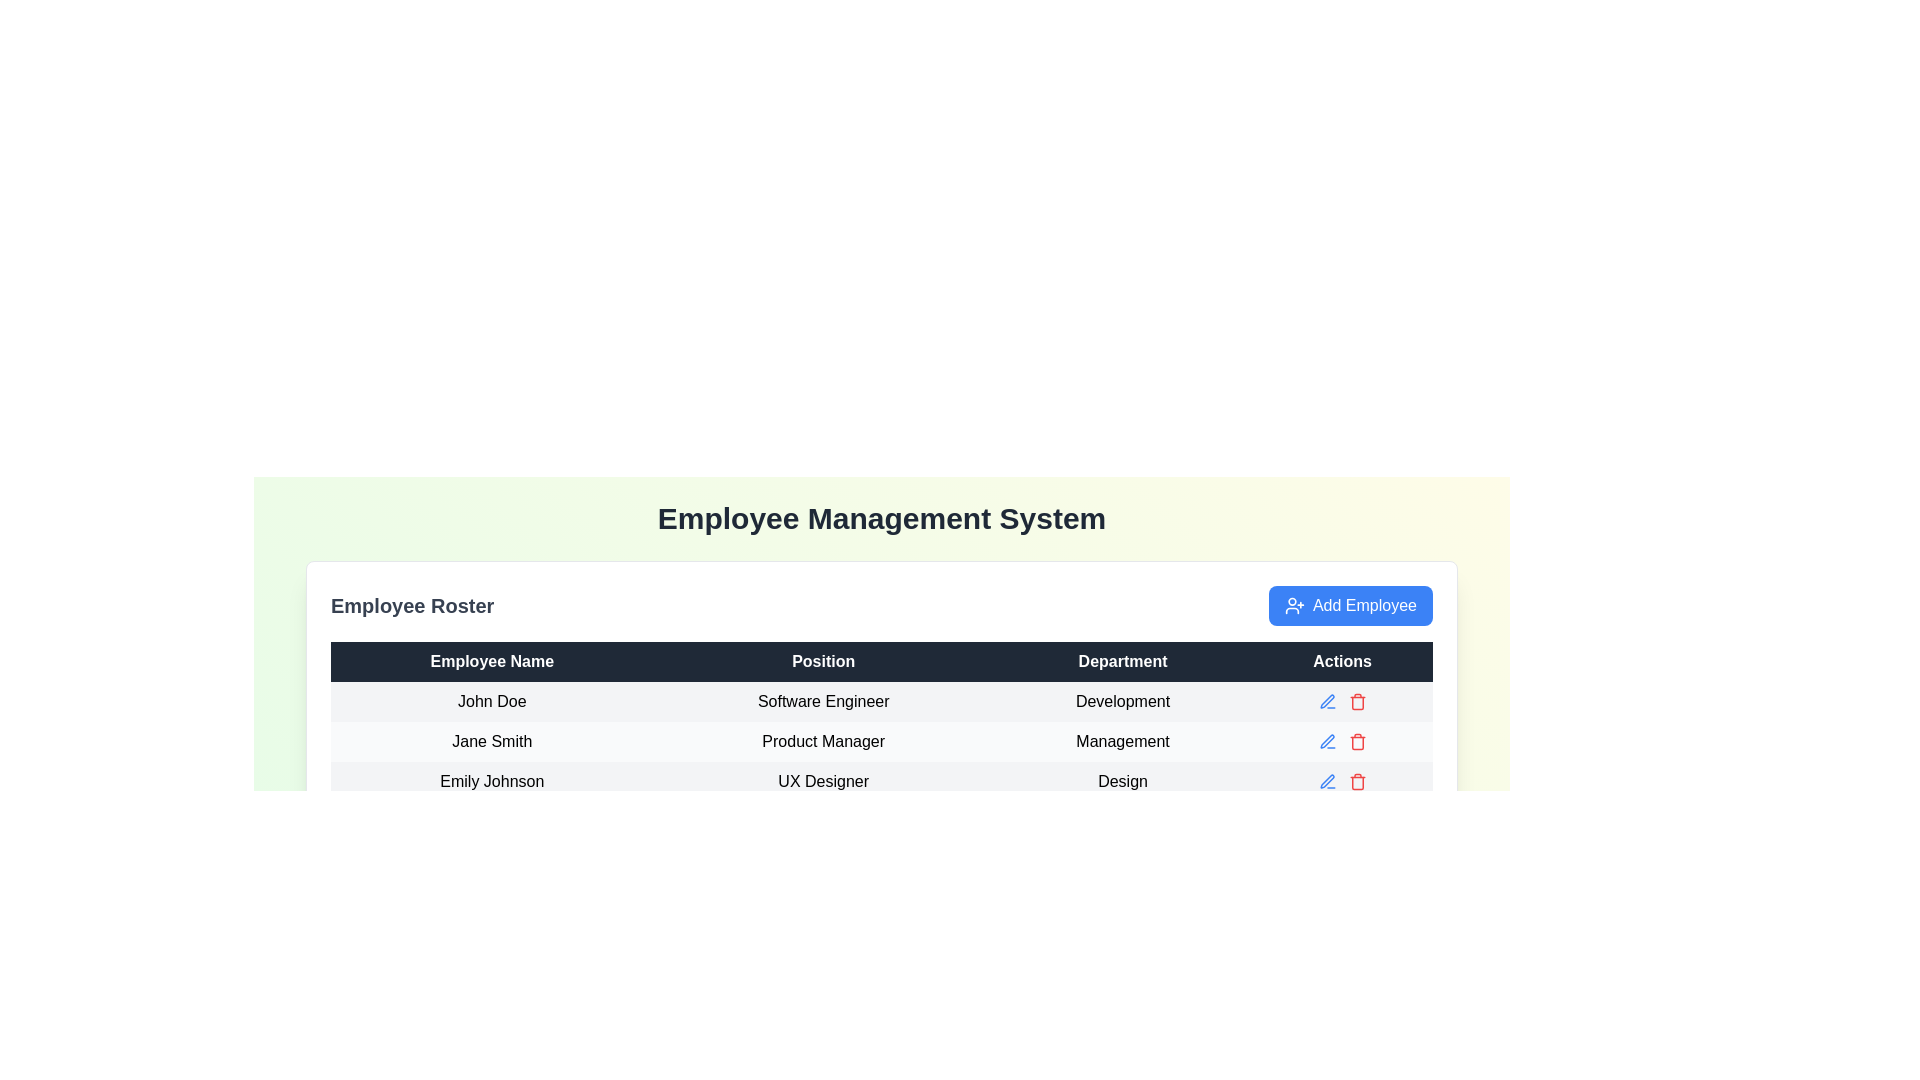  I want to click on the bold text label at the top center of the interface, which serves as the title for the employee management application, so click(881, 518).